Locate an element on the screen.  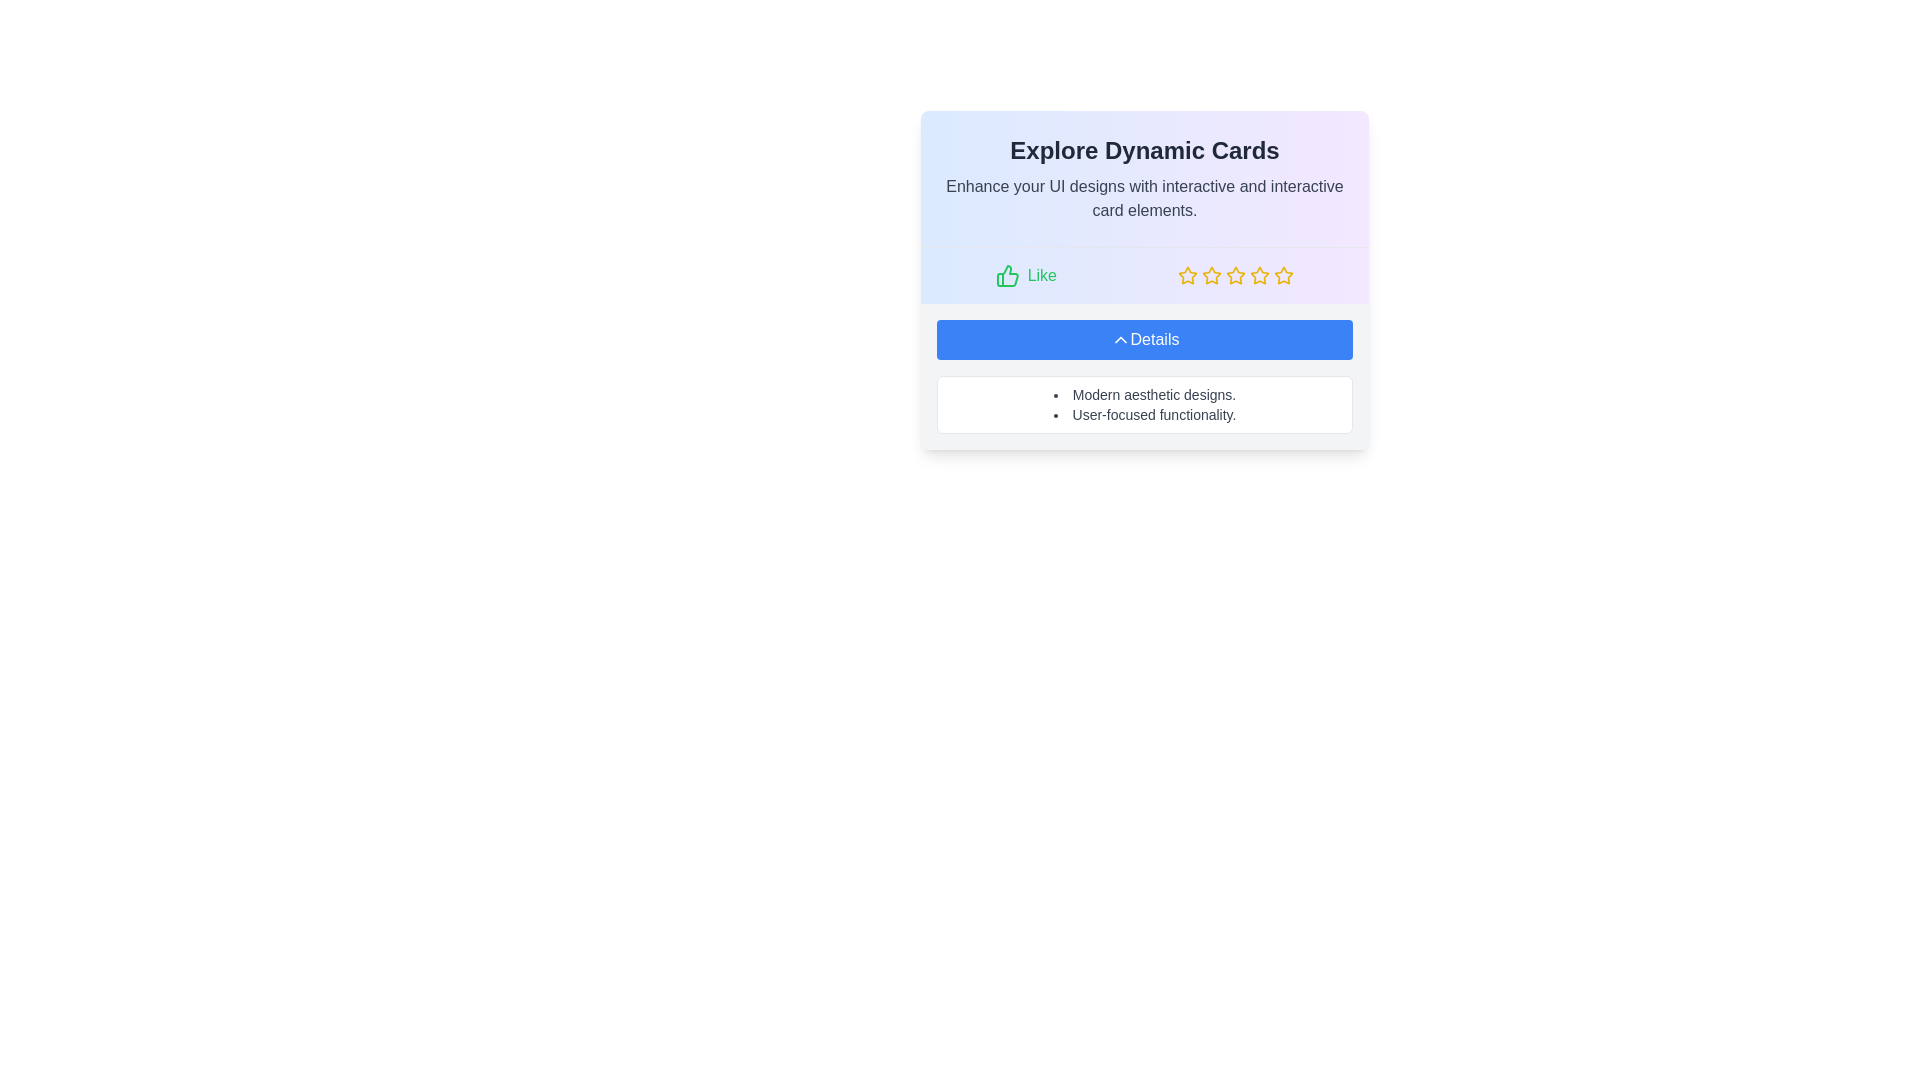
the Text block containing bullet points that lists 'Modern aesthetic designs.' and 'User-focused functionality.' located beneath the 'Details' button is located at coordinates (1145, 405).